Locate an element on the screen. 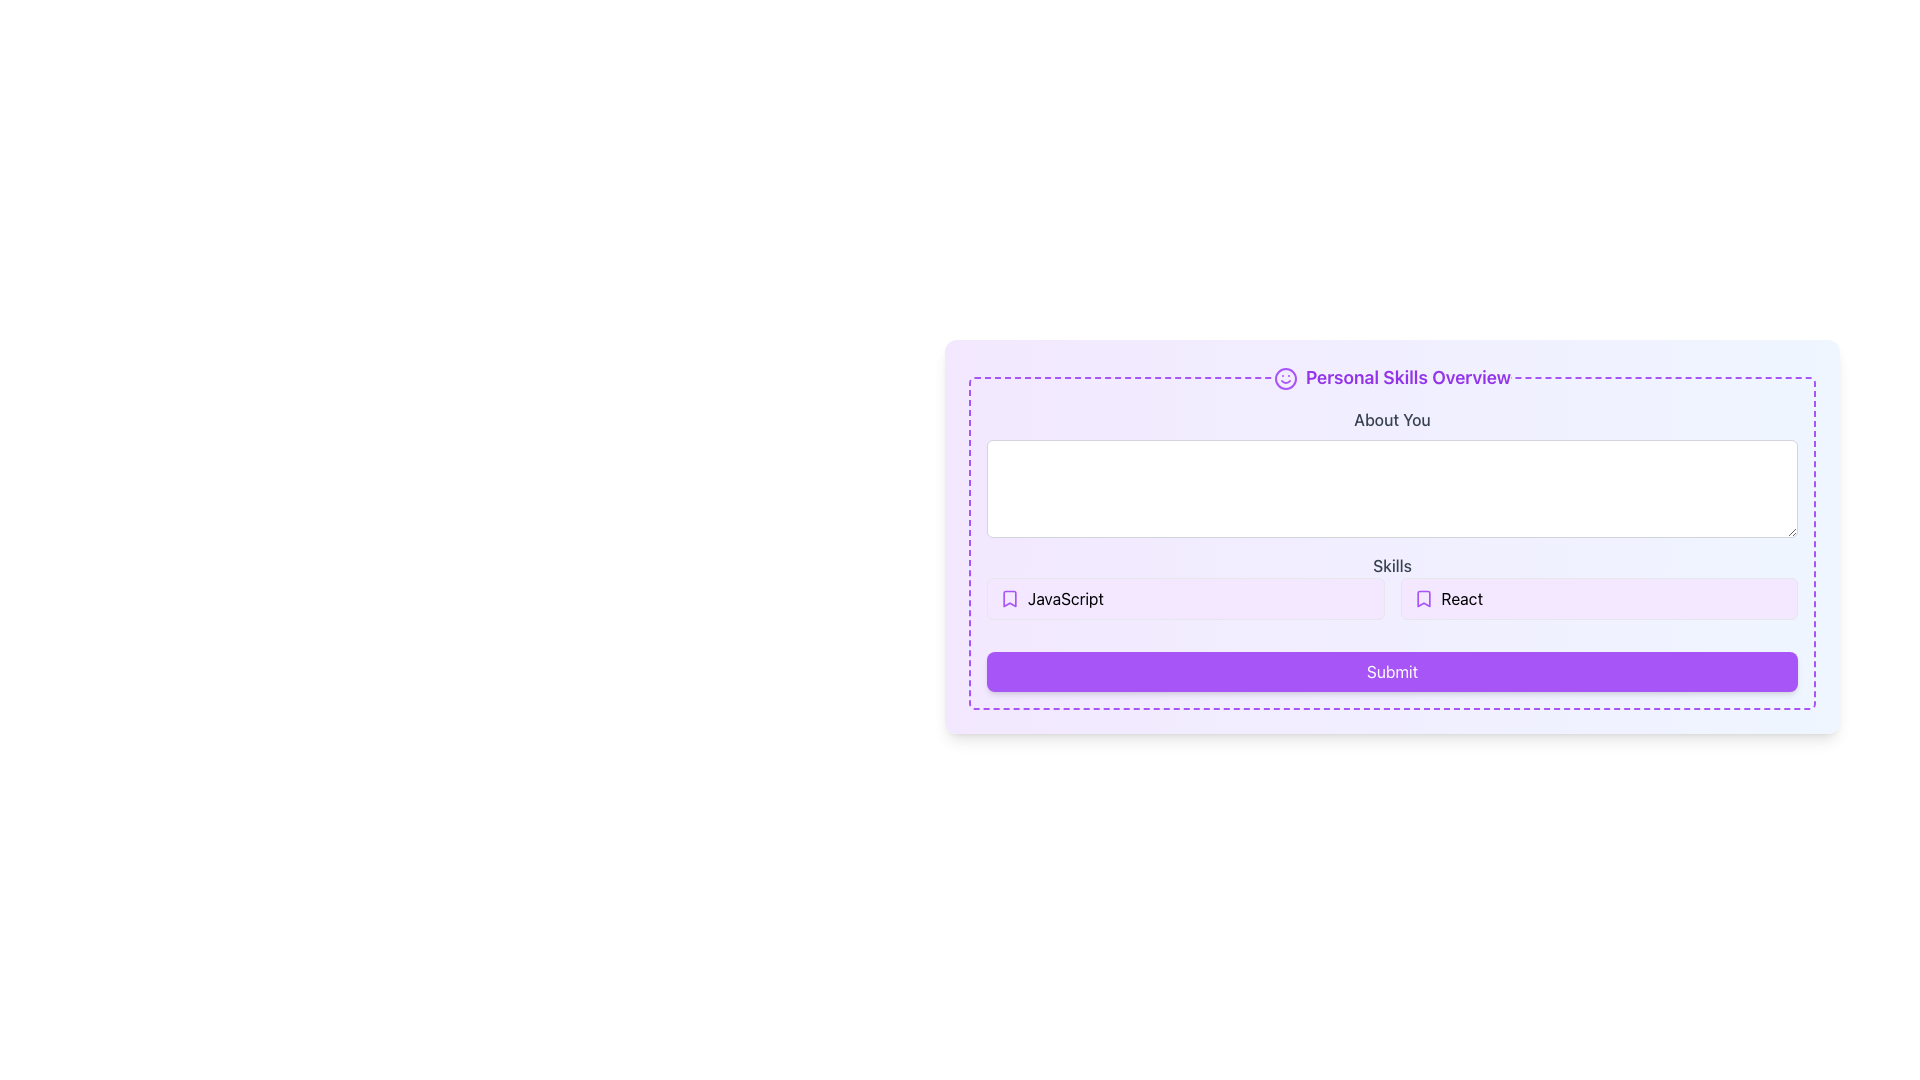 The image size is (1920, 1080). the static text label that serves as the title for the 'About You' section, which is centrally located above the multiline text area is located at coordinates (1391, 419).